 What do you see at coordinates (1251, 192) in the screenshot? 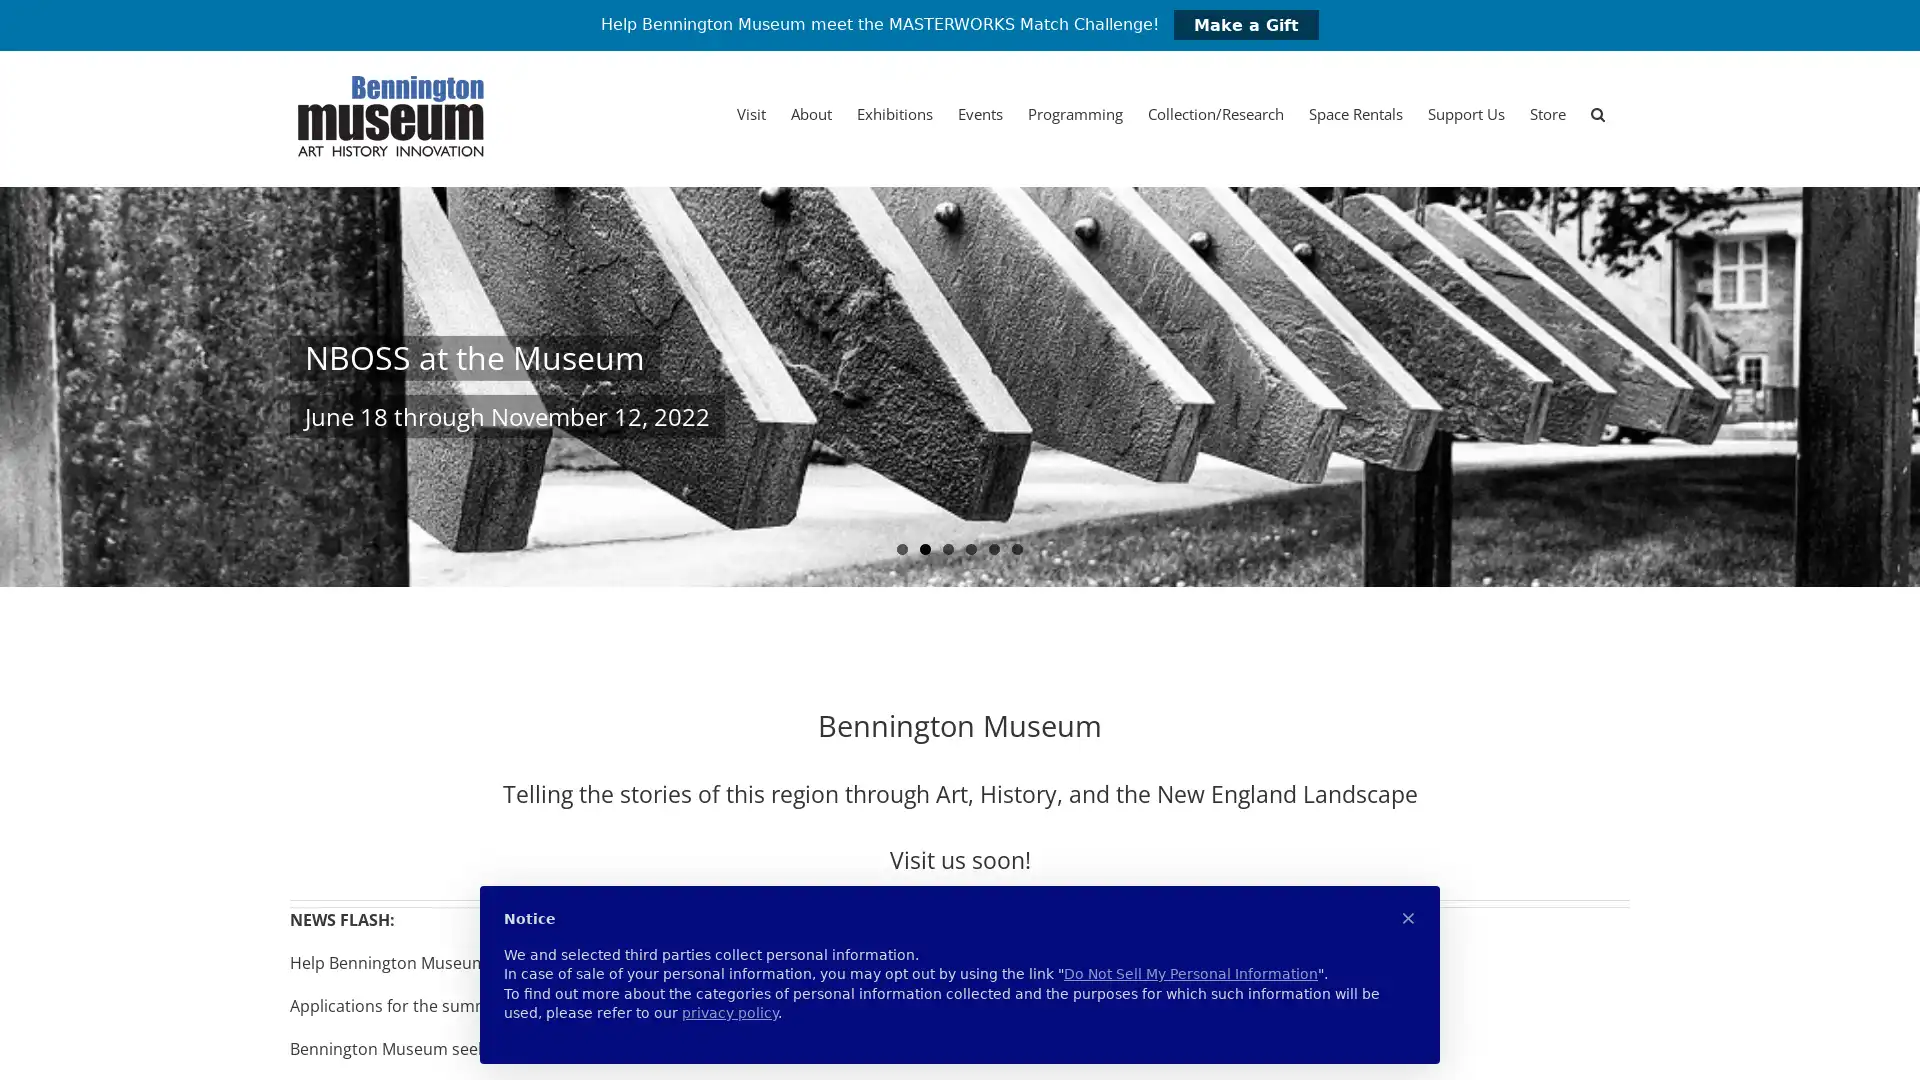
I see `Close` at bounding box center [1251, 192].